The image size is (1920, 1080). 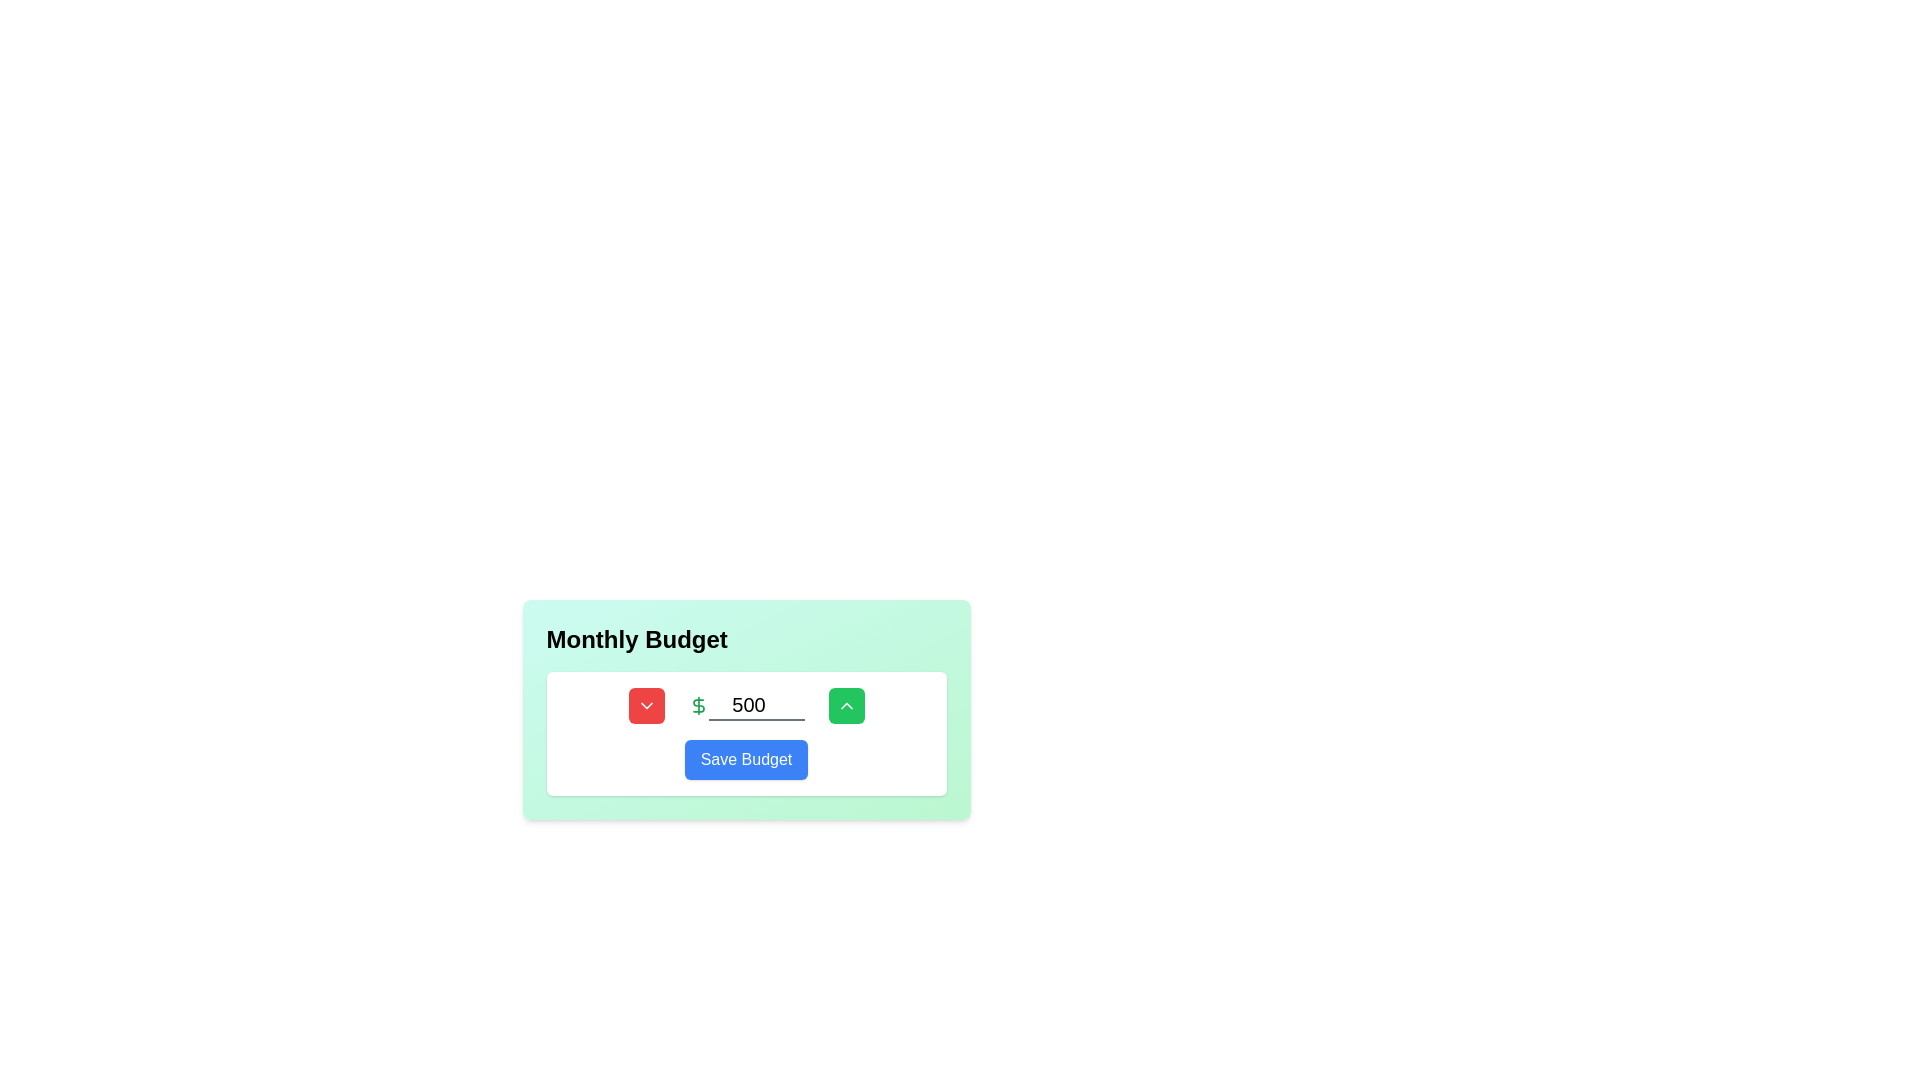 I want to click on the up arrow button on the budget input interface to increase the value, so click(x=745, y=708).